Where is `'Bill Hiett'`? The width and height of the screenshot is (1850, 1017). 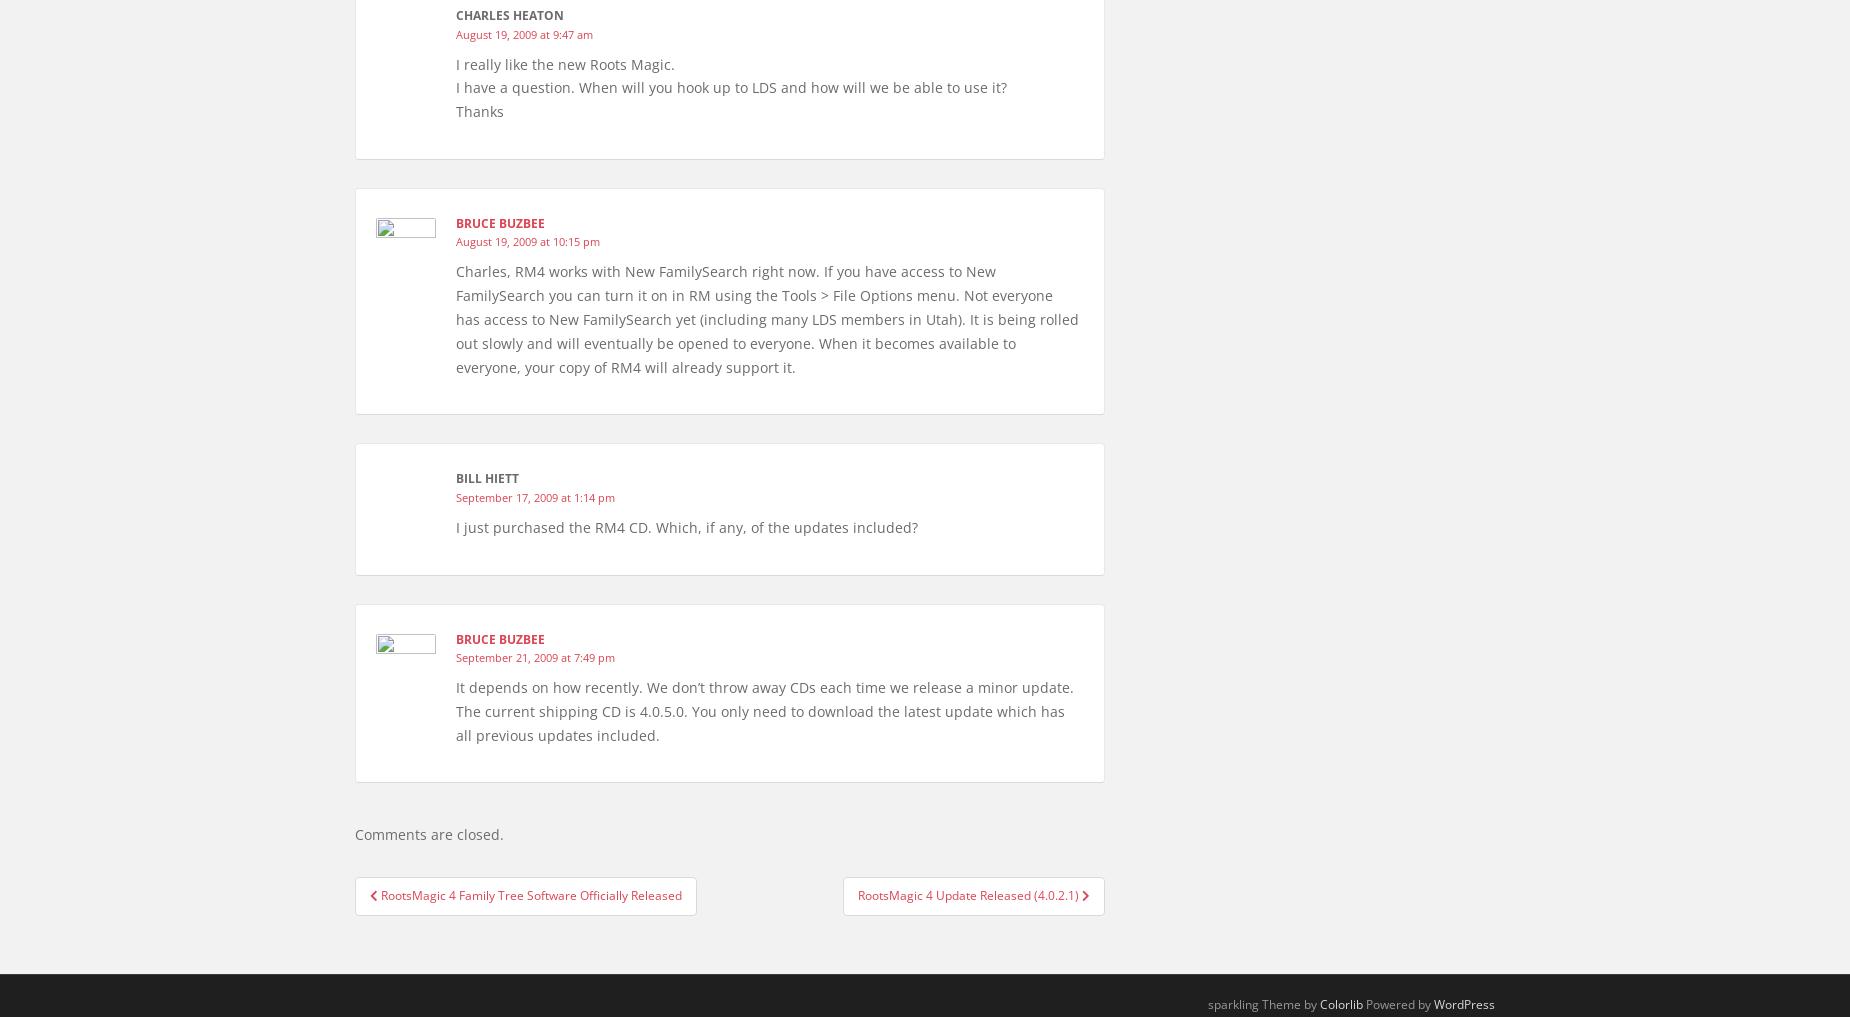
'Bill Hiett' is located at coordinates (487, 477).